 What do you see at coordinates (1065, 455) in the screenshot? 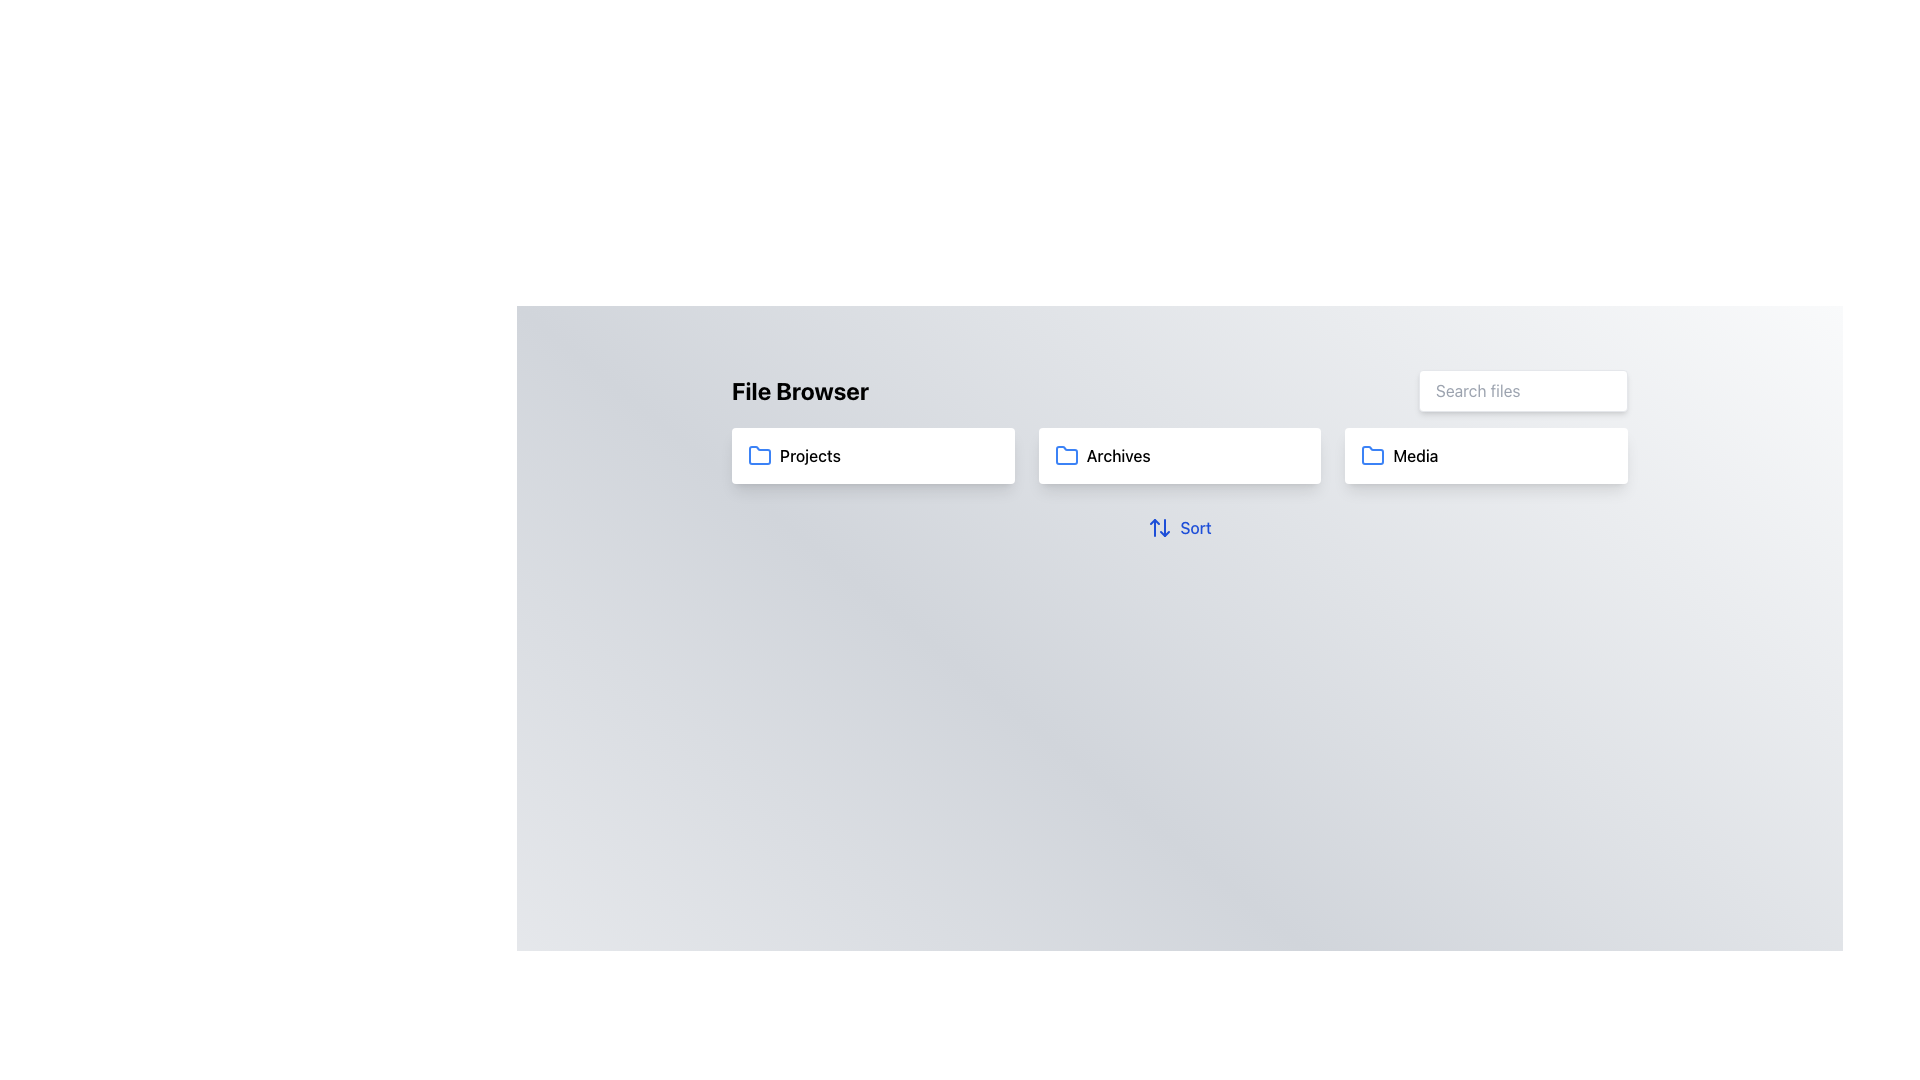
I see `the 'Archives' folder icon, which is located in the second item of the horizontal list of file category boxes` at bounding box center [1065, 455].